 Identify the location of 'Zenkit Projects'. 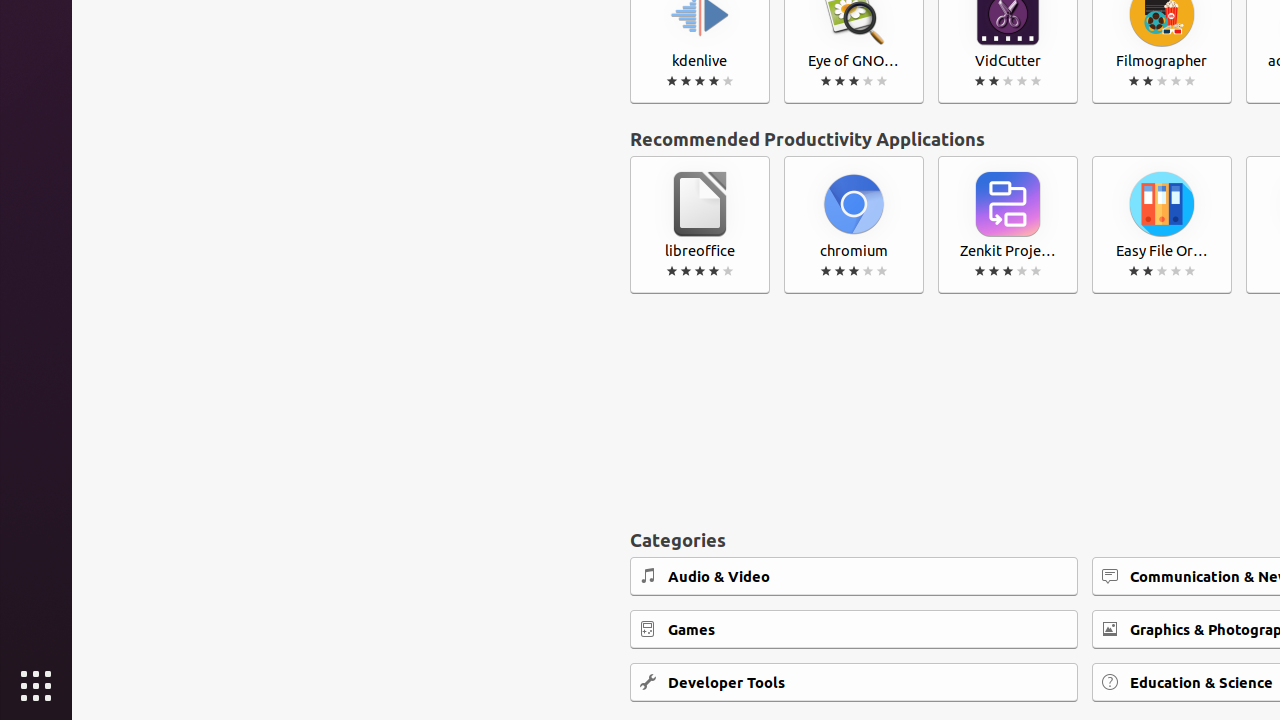
(1008, 225).